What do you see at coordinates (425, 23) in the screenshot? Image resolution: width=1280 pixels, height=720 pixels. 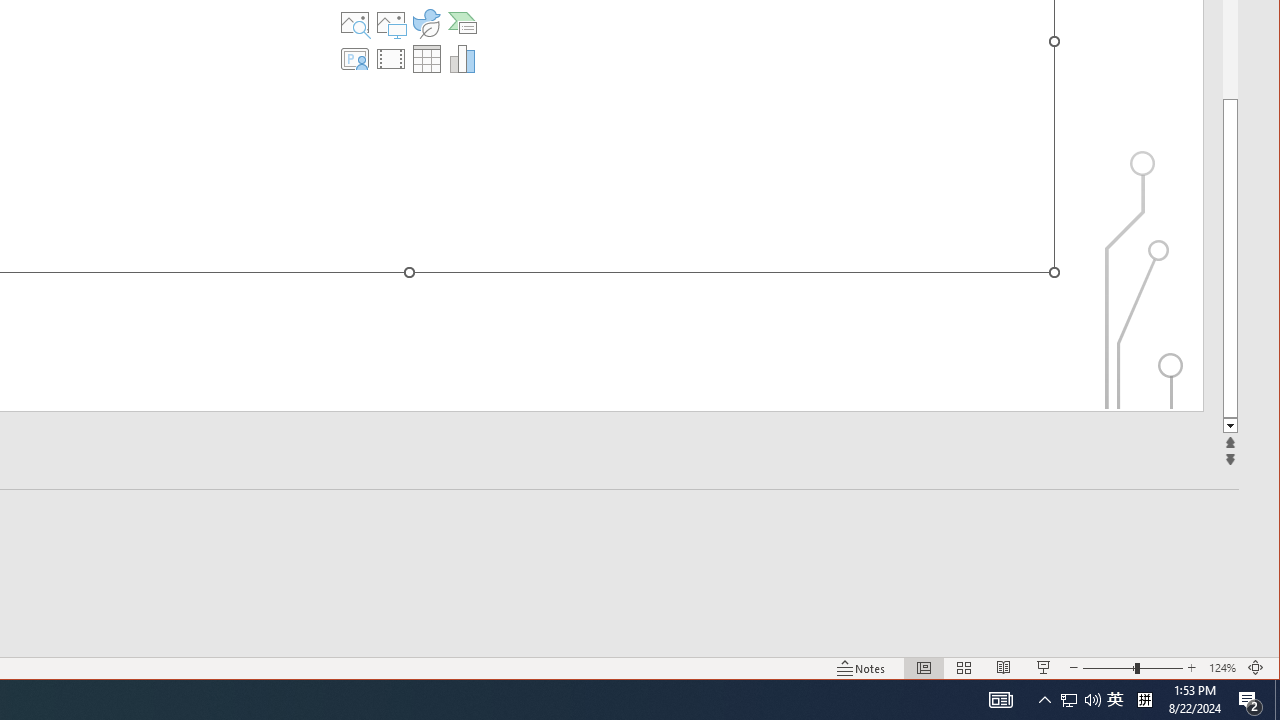 I see `'Insert an Icon'` at bounding box center [425, 23].